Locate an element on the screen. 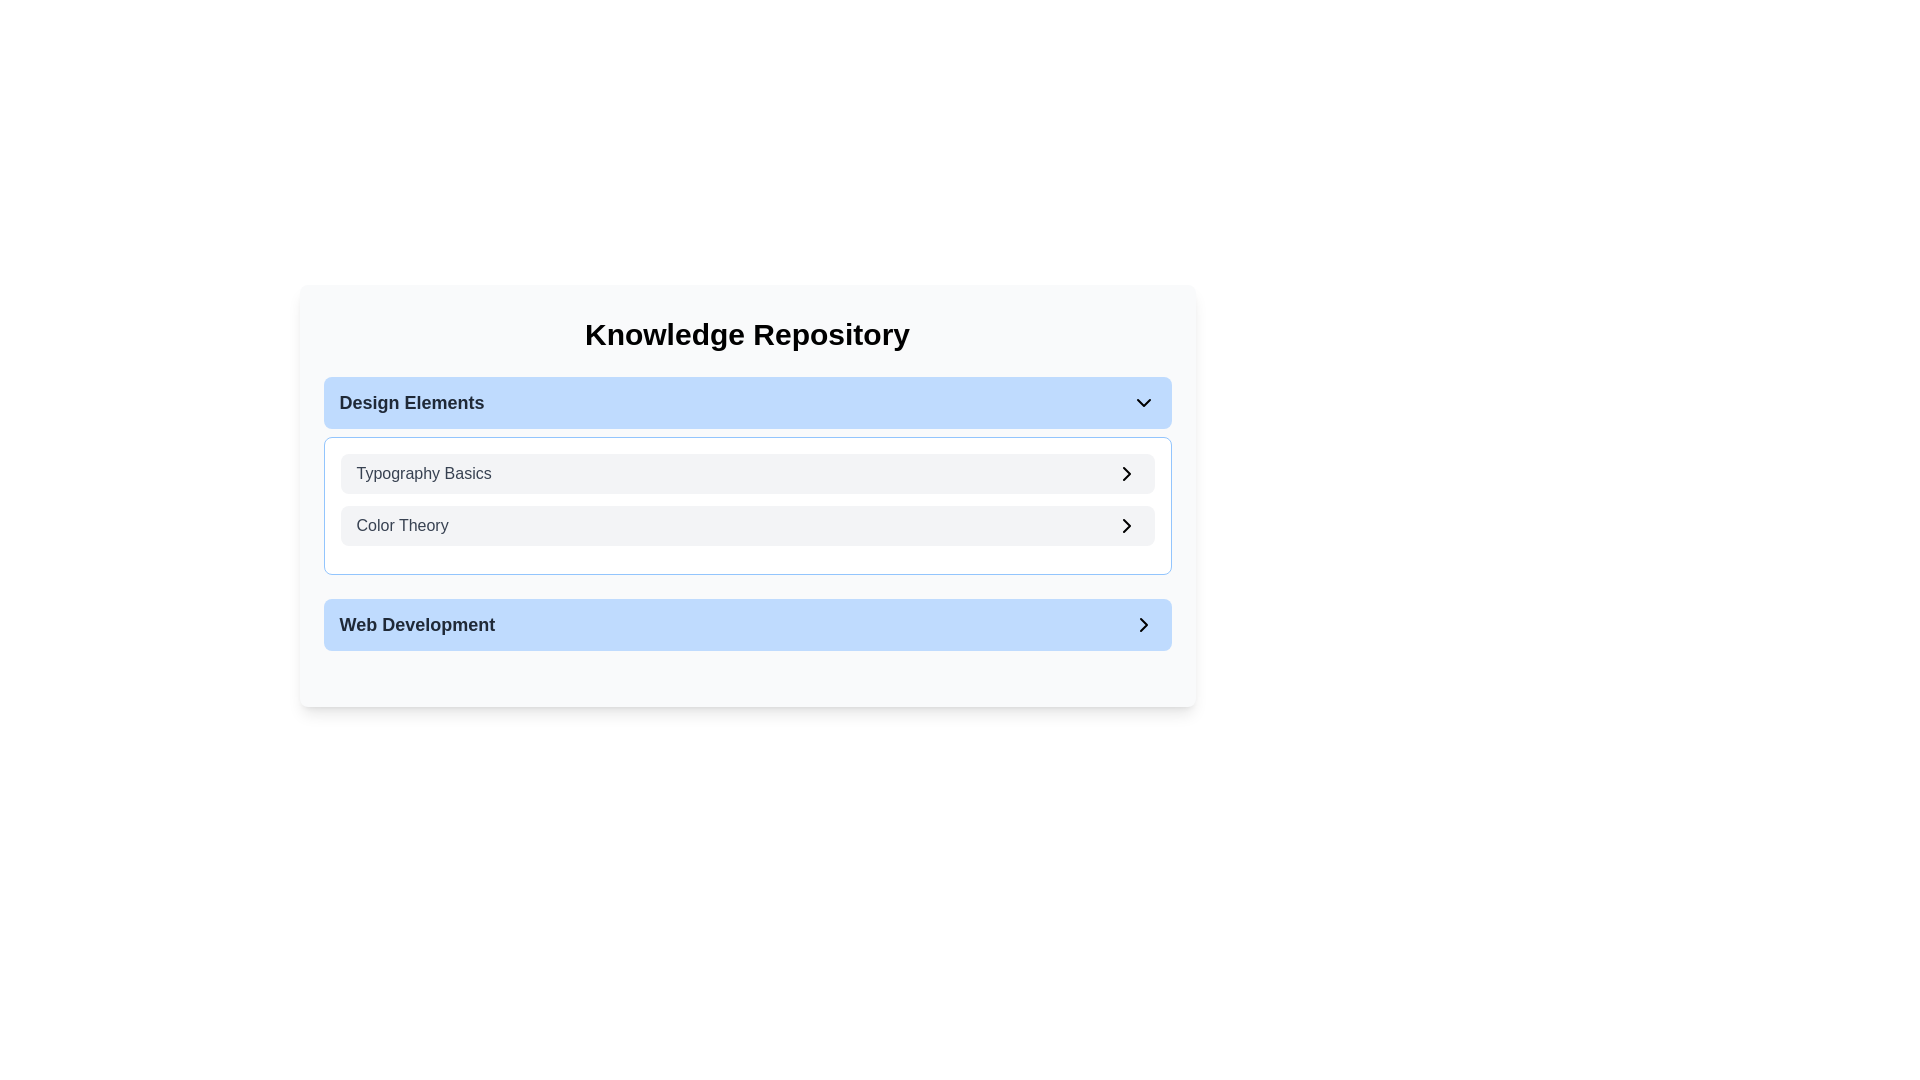 This screenshot has height=1080, width=1920. the 'Color Theory' text label, which is the second item in the 'Design Elements' section is located at coordinates (401, 524).